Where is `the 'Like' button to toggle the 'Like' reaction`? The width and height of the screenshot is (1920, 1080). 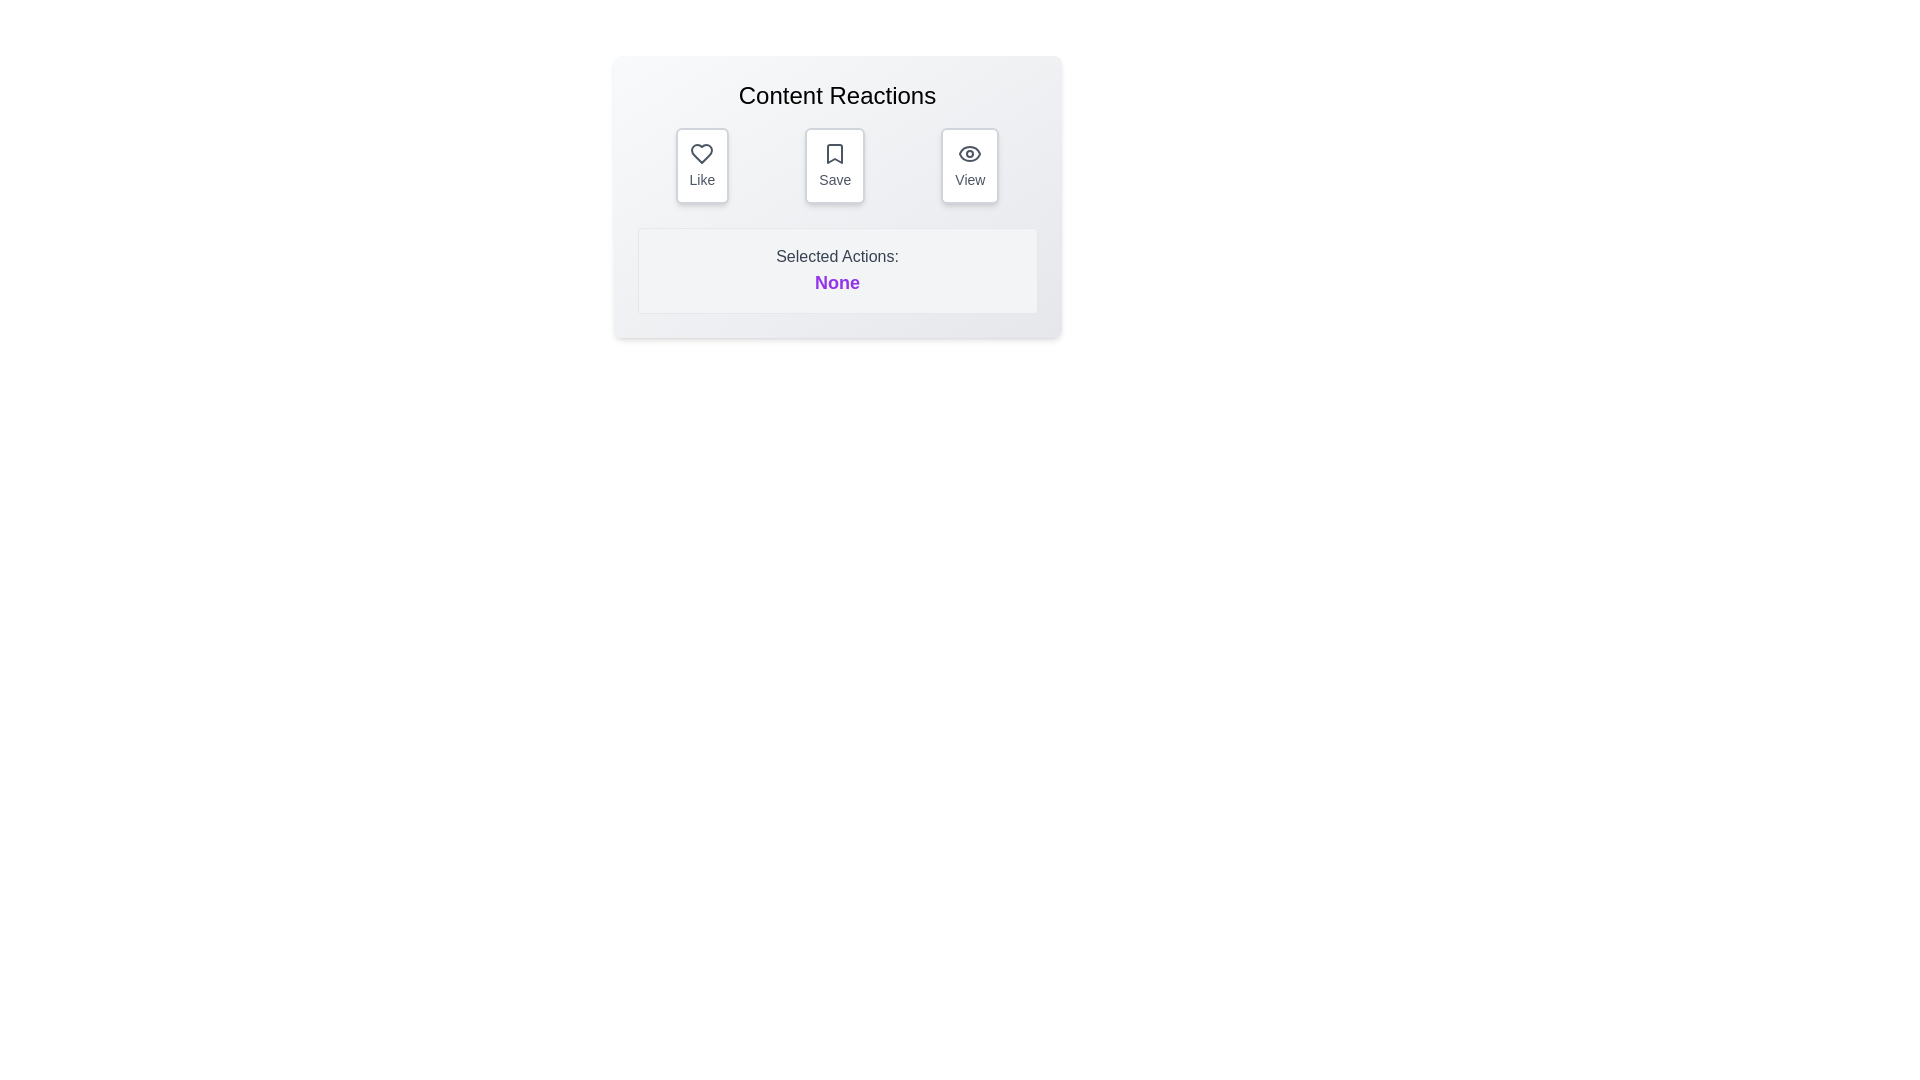
the 'Like' button to toggle the 'Like' reaction is located at coordinates (701, 164).